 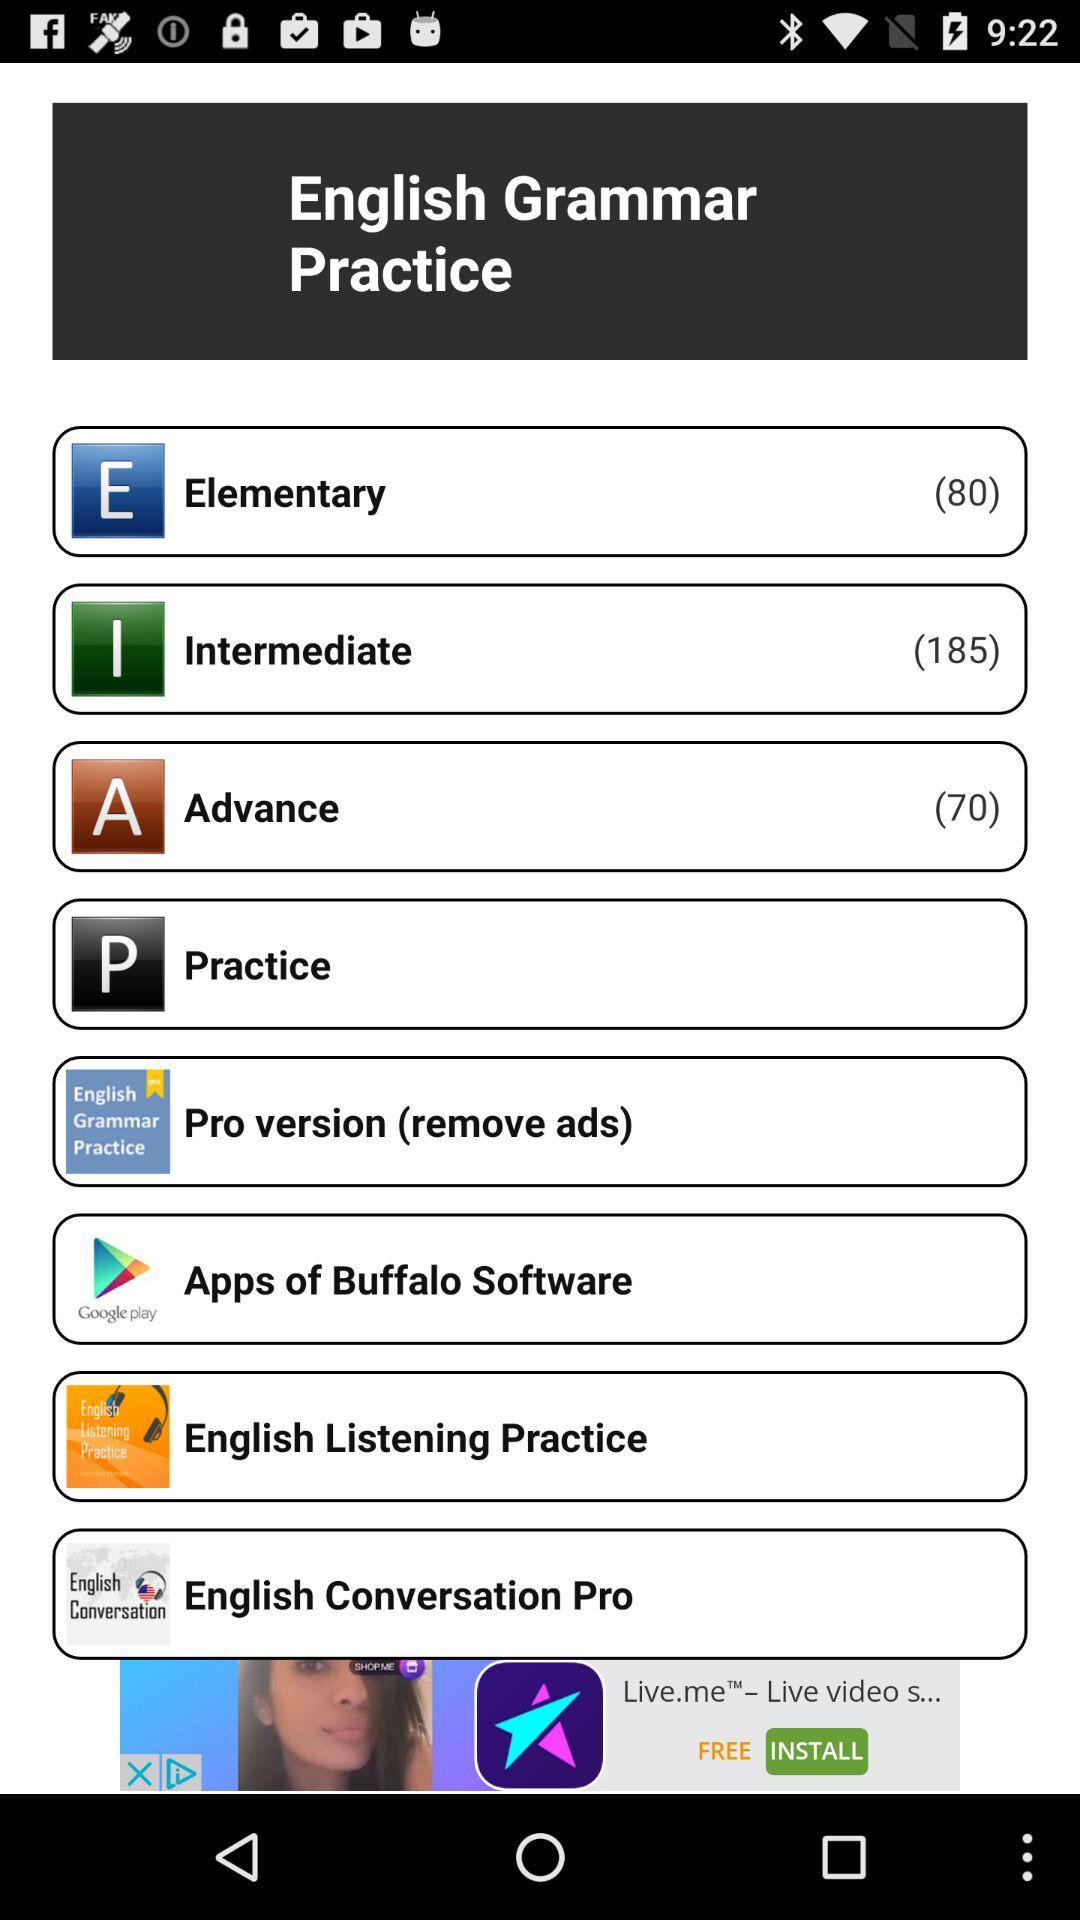 What do you see at coordinates (118, 964) in the screenshot?
I see `the practice icon` at bounding box center [118, 964].